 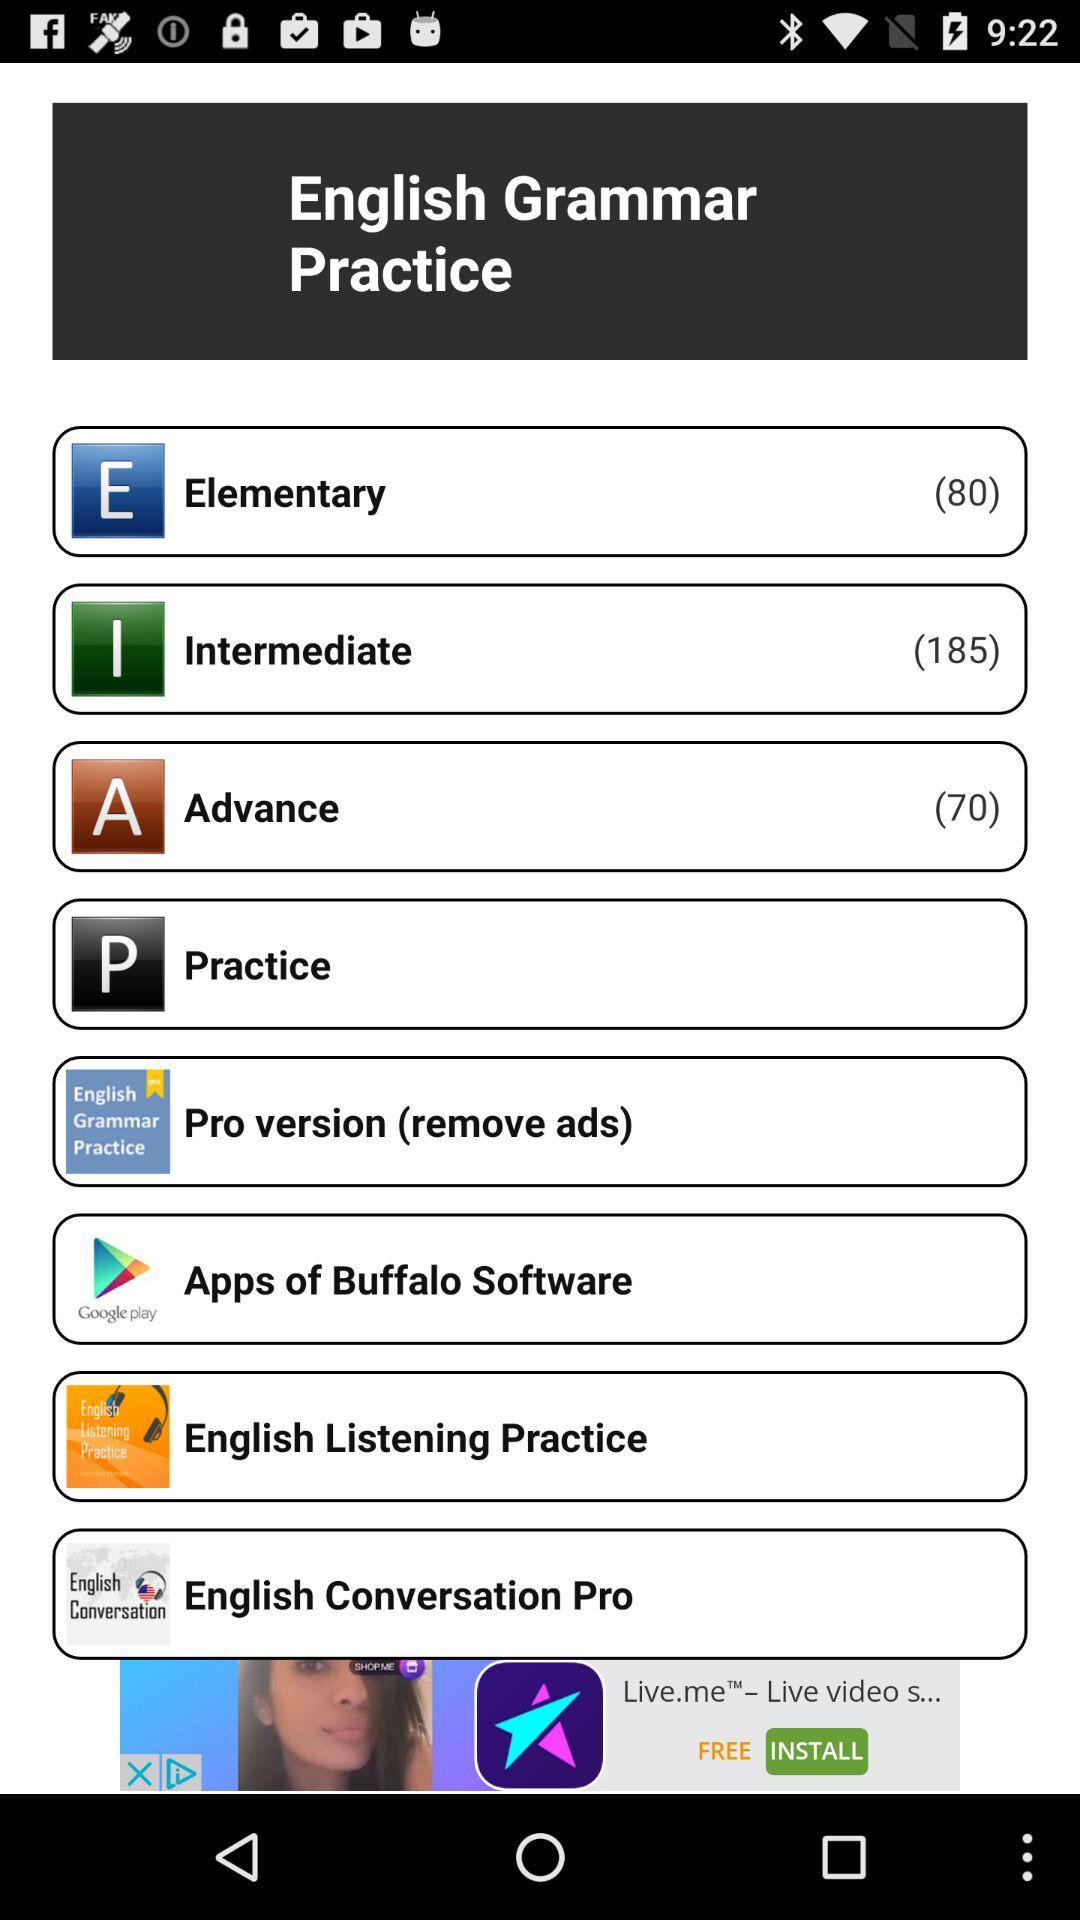 What do you see at coordinates (118, 964) in the screenshot?
I see `the practice icon` at bounding box center [118, 964].